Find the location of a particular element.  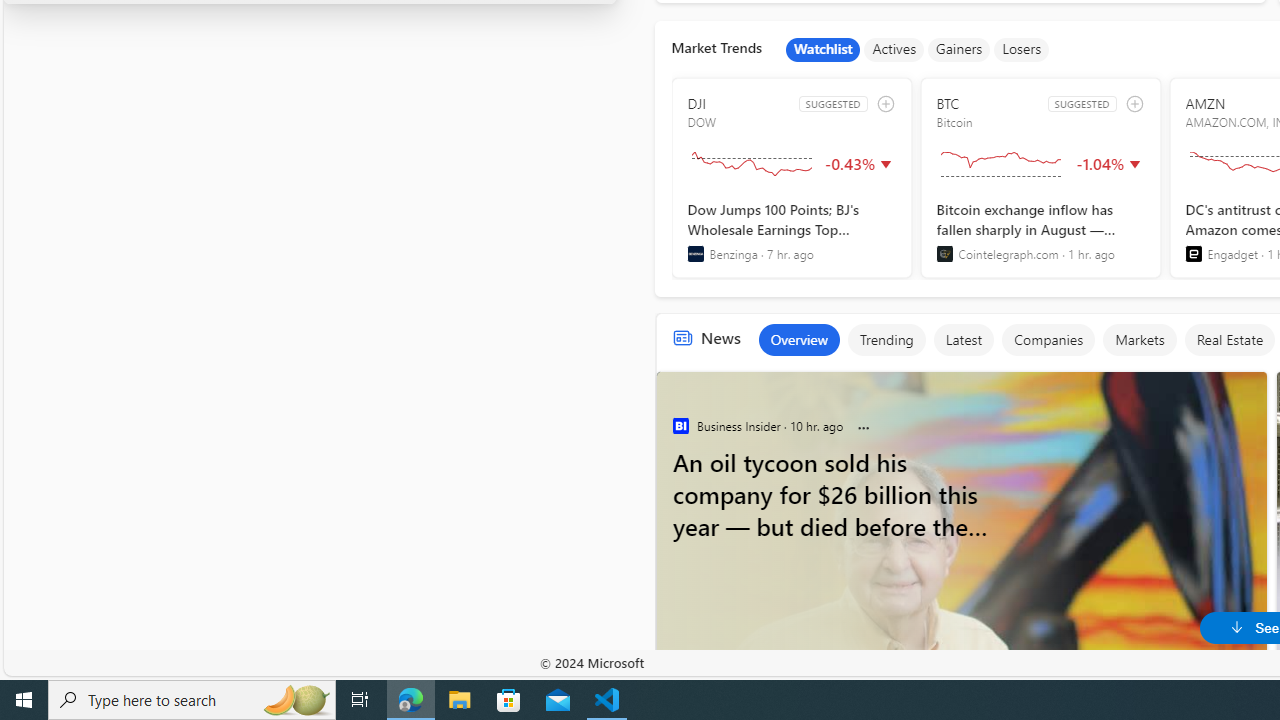

'Gainers' is located at coordinates (958, 49).